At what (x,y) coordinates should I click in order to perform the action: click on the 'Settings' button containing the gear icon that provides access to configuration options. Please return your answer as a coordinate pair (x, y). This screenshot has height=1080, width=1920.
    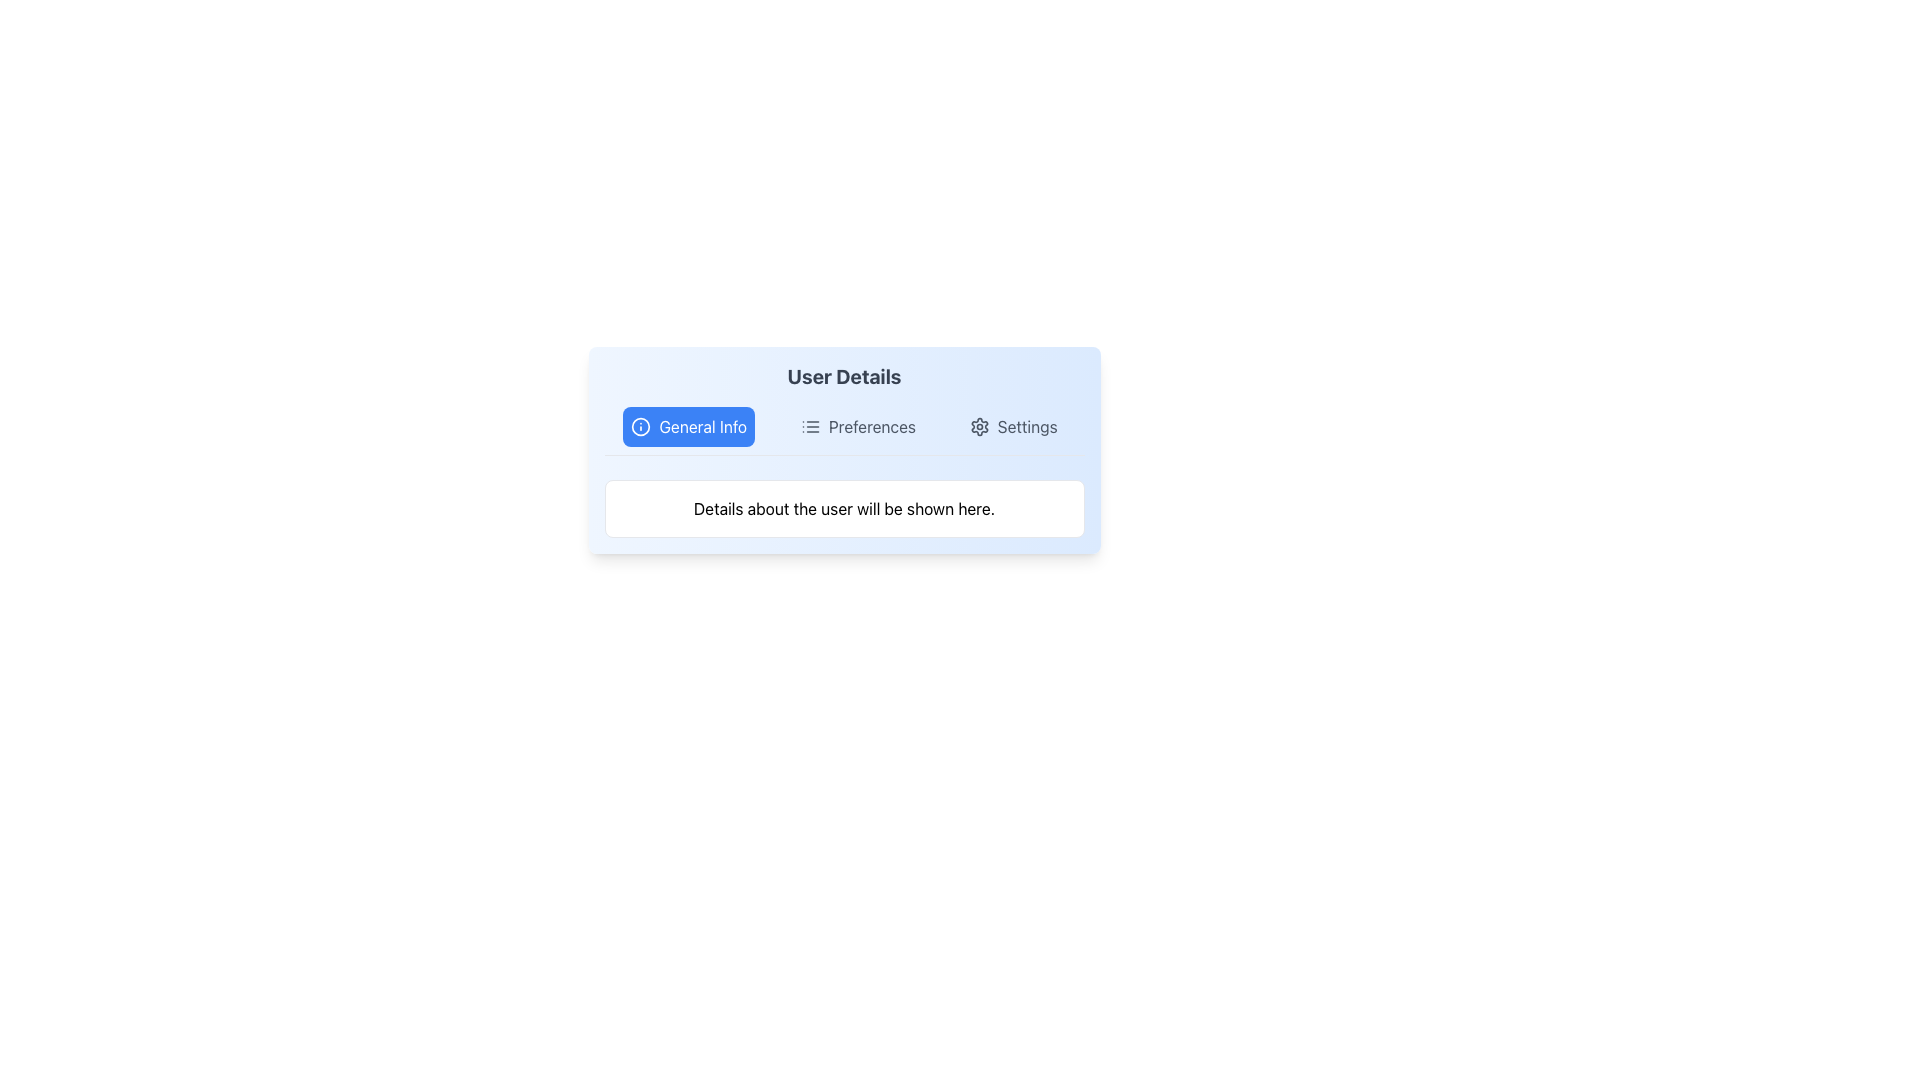
    Looking at the image, I should click on (979, 426).